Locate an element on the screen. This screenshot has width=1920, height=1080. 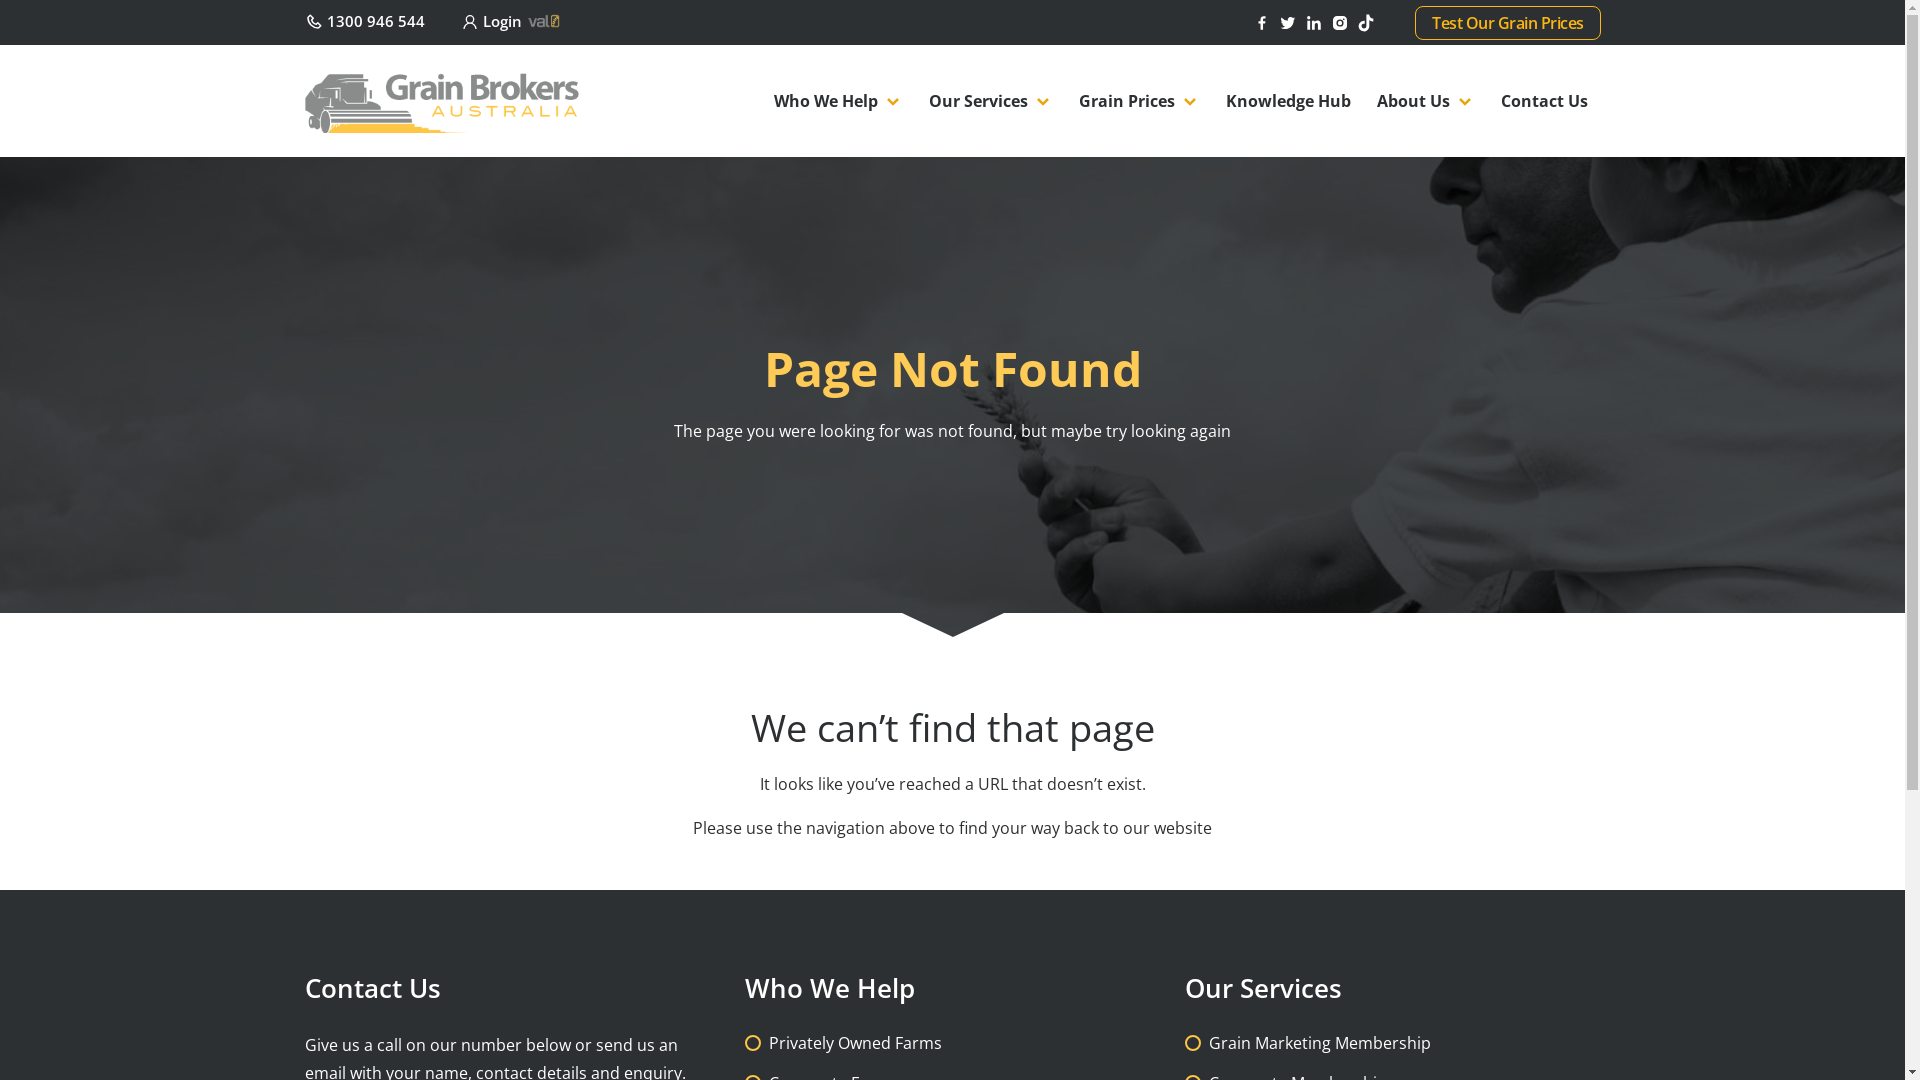
'Test Our Grain Prices' is located at coordinates (1507, 23).